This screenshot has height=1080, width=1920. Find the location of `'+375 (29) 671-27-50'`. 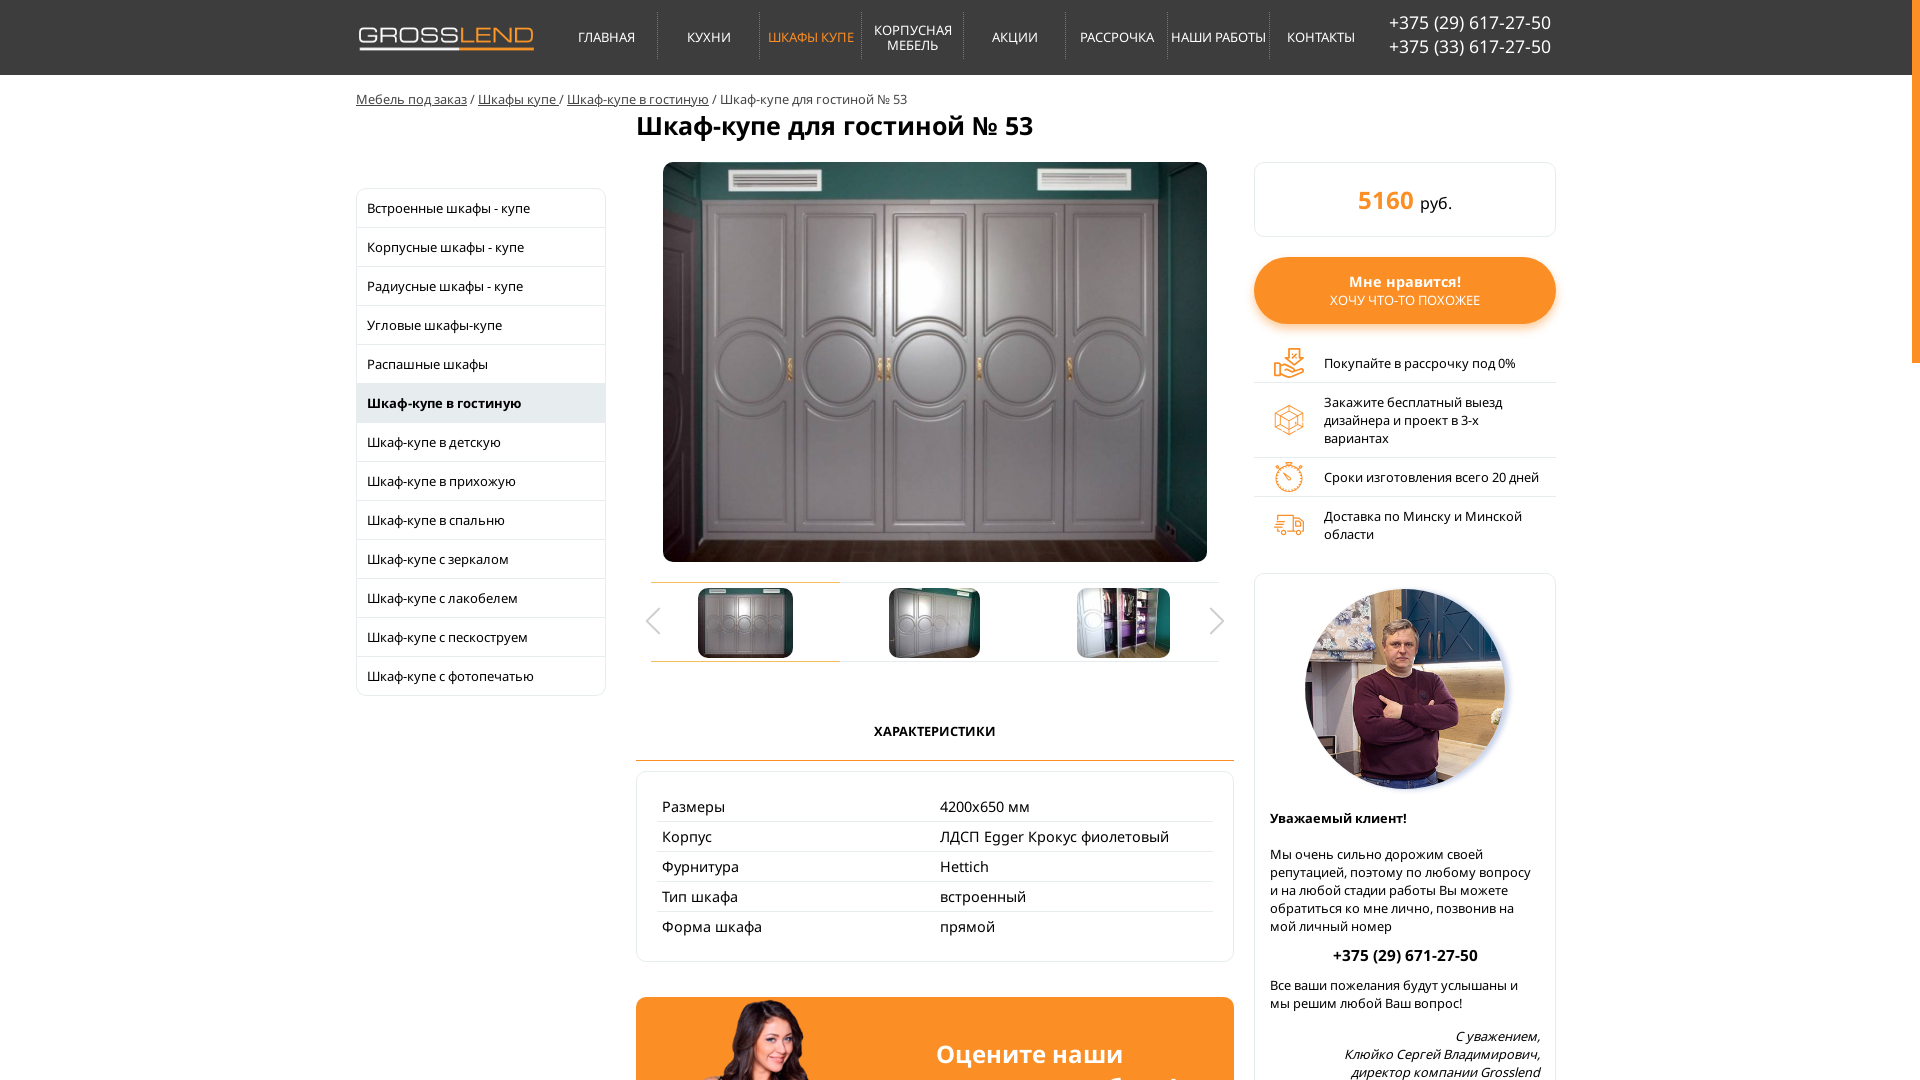

'+375 (29) 671-27-50' is located at coordinates (1404, 954).